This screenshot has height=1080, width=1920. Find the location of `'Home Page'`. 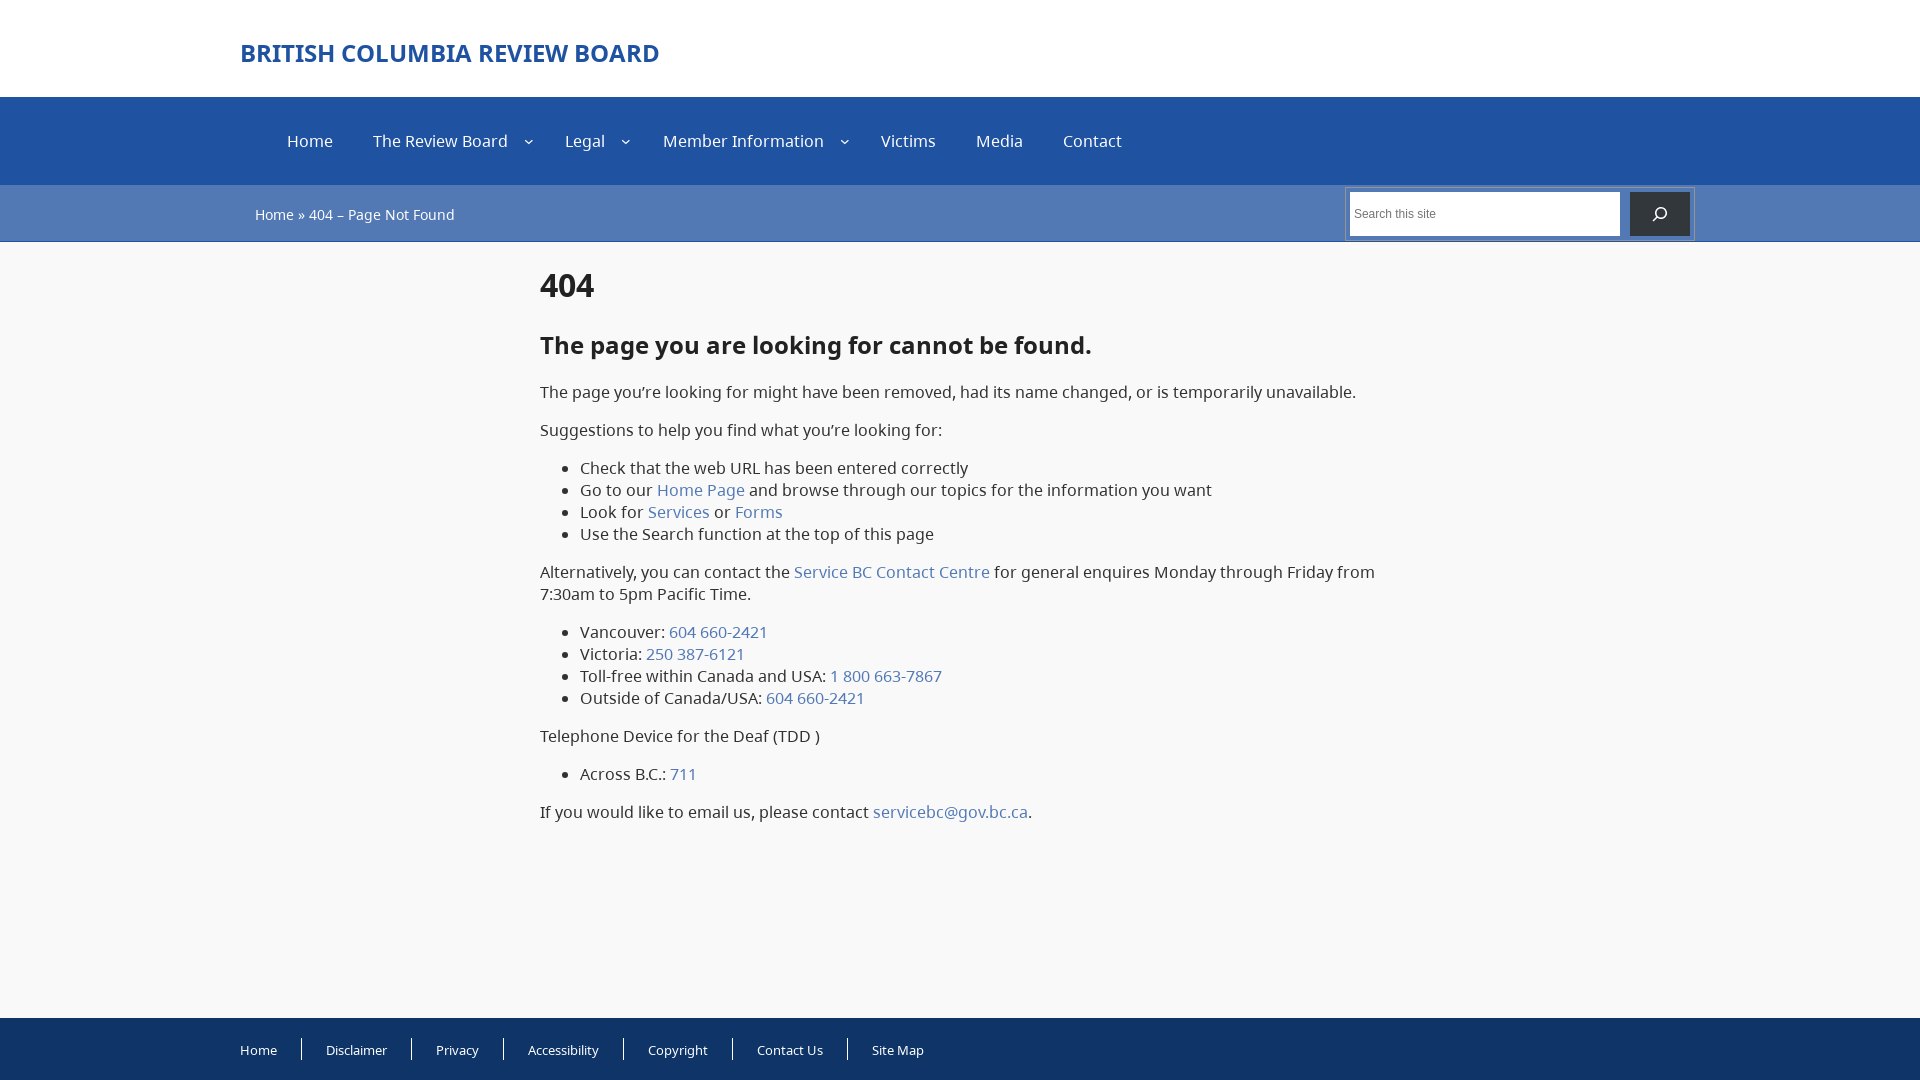

'Home Page' is located at coordinates (700, 489).